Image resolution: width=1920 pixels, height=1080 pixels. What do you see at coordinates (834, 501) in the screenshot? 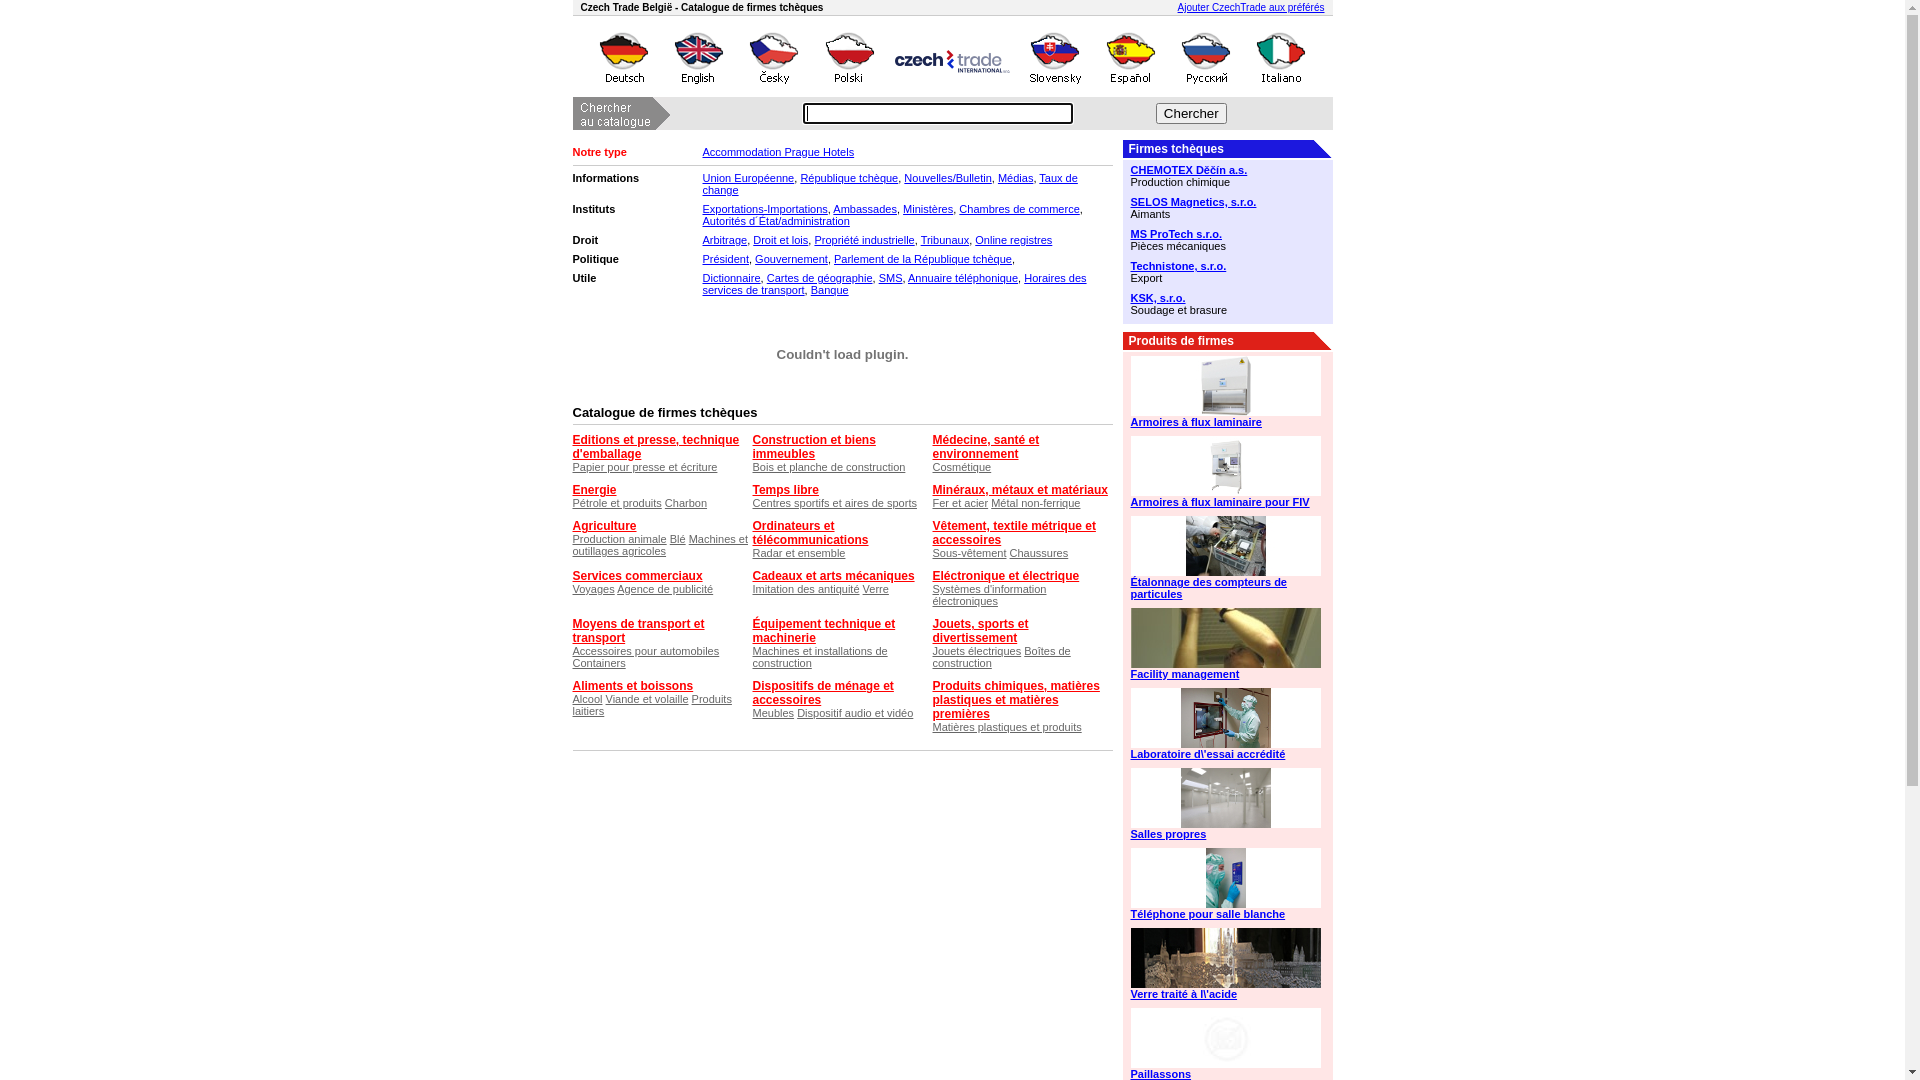
I see `'Centres sportifs et aires de sports'` at bounding box center [834, 501].